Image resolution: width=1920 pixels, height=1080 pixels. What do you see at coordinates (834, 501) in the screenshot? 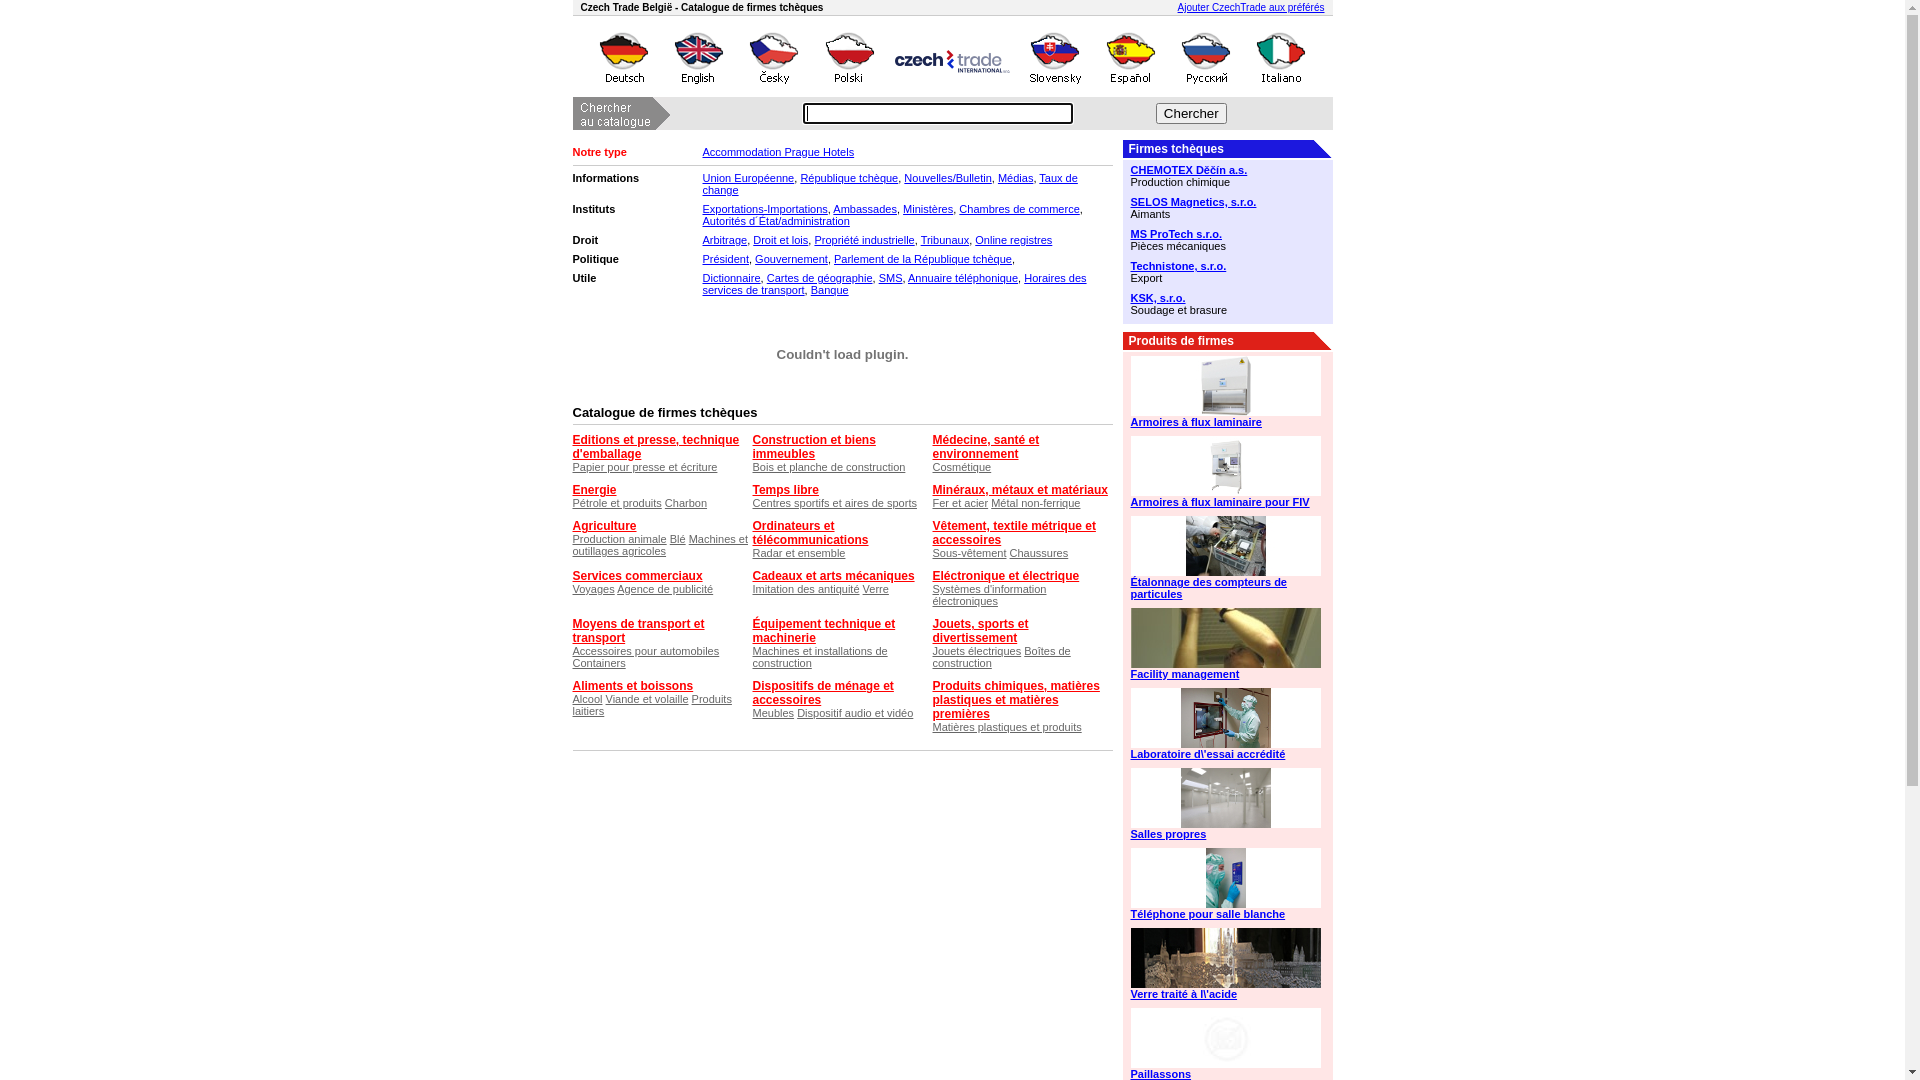
I see `'Centres sportifs et aires de sports'` at bounding box center [834, 501].